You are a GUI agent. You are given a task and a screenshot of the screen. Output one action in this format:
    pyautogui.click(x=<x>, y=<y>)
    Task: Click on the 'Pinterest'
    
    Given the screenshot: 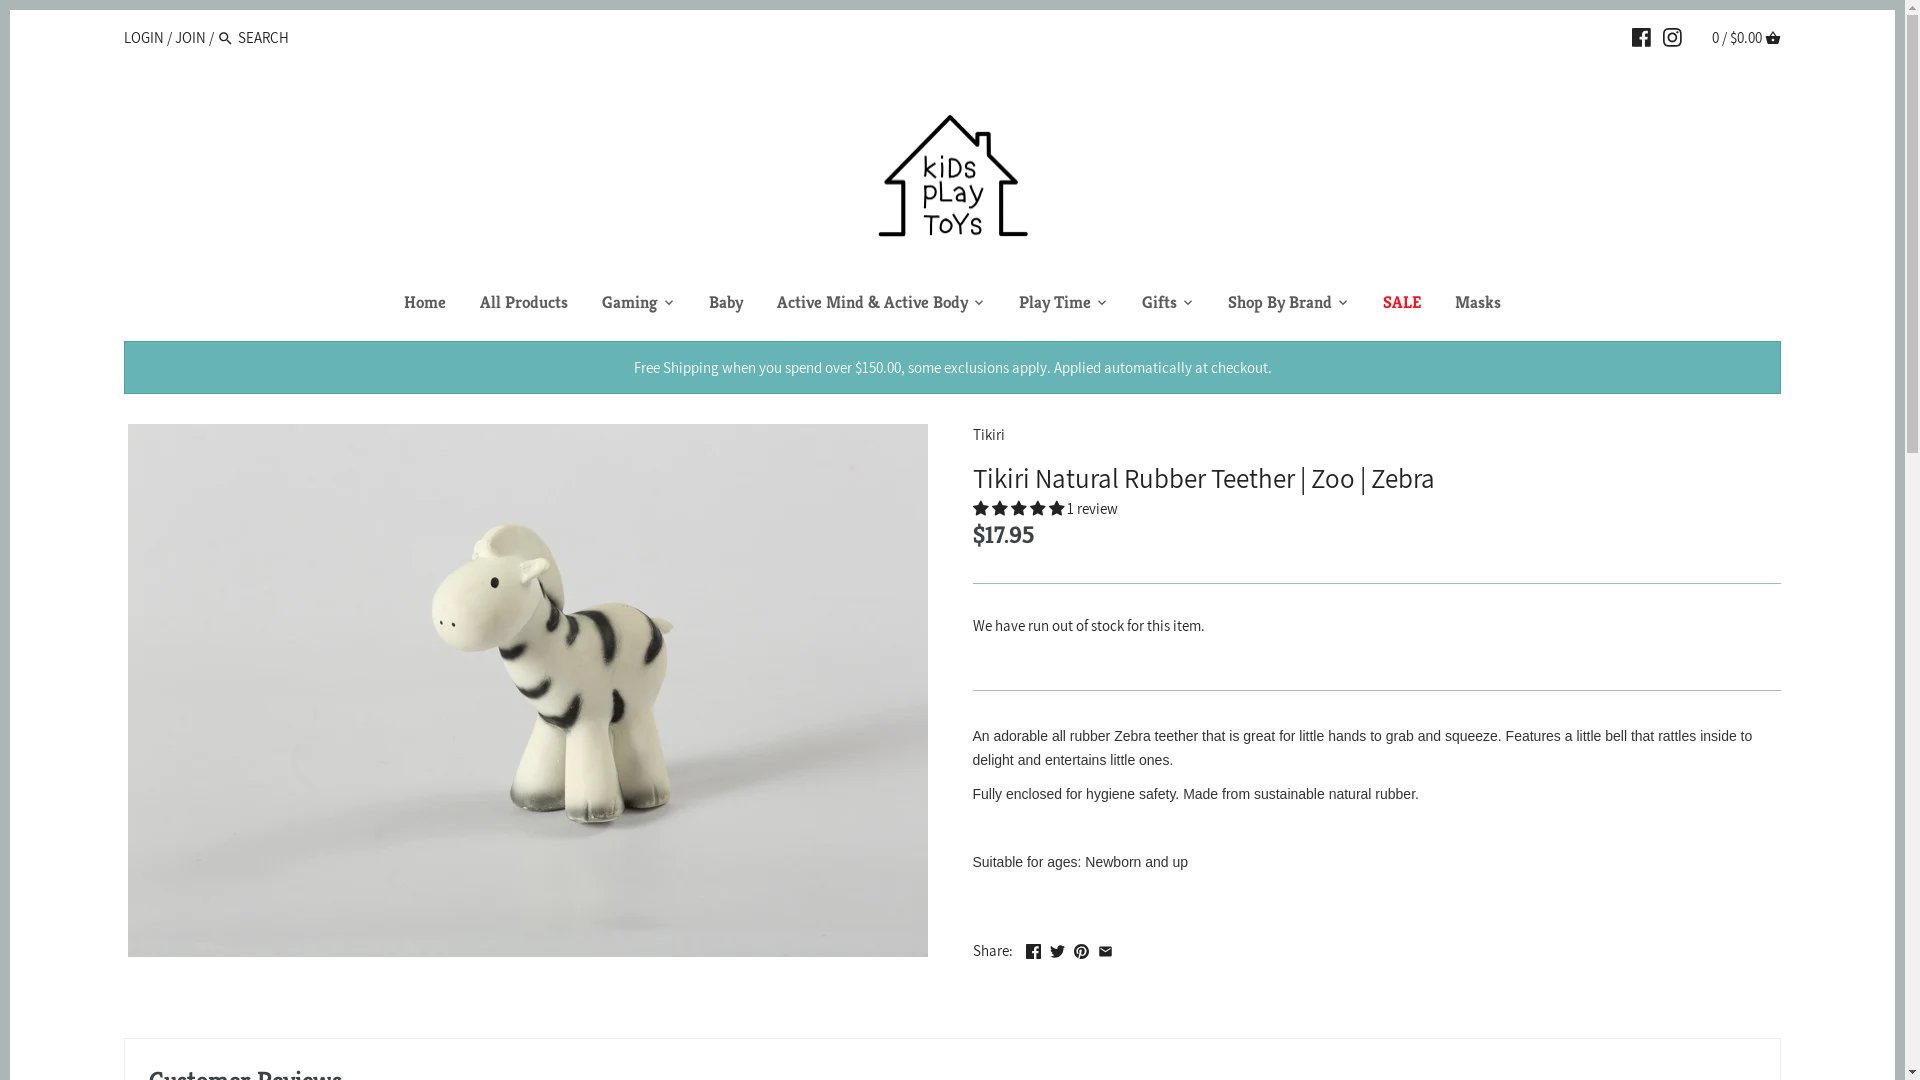 What is the action you would take?
    pyautogui.click(x=1080, y=947)
    